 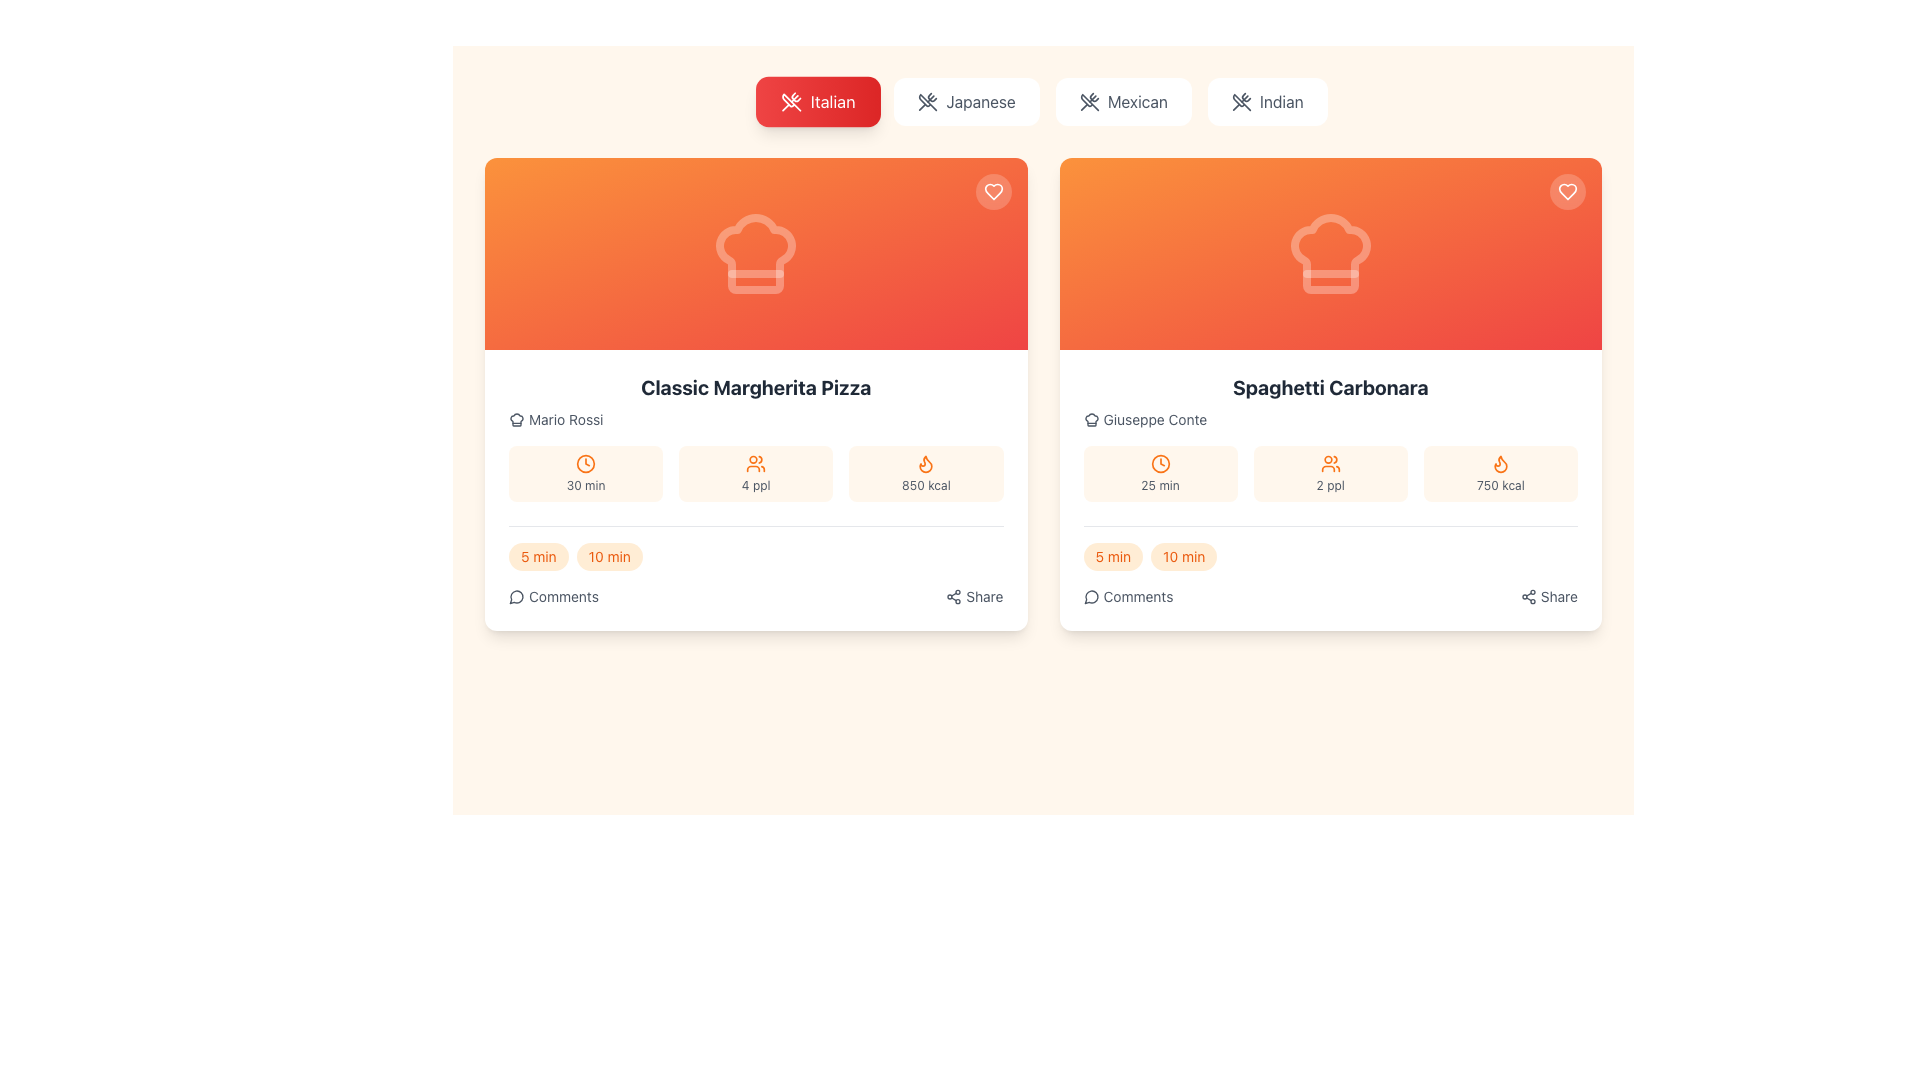 I want to click on the 'Italian' food category icon, which visually indicates the selected cuisine type and is part of a set of buttons at the top of the interface, so click(x=927, y=102).